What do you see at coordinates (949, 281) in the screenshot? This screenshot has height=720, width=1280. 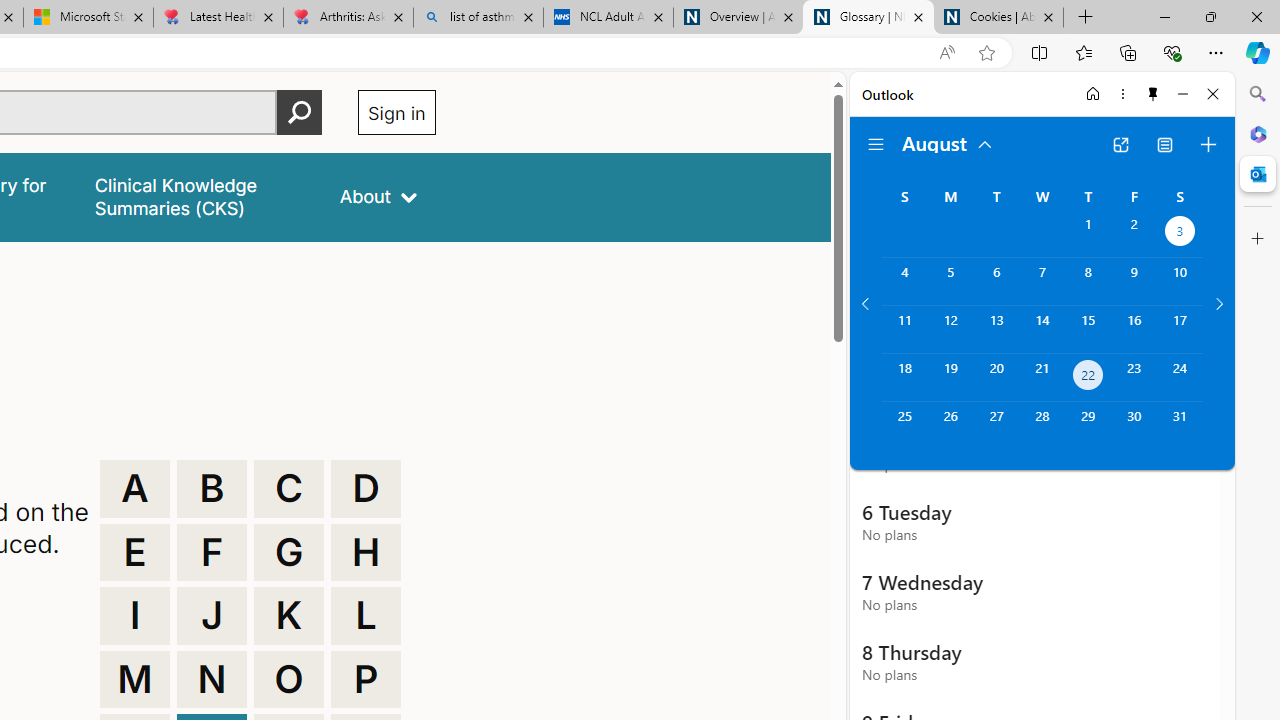 I see `'Monday, August 5, 2024. '` at bounding box center [949, 281].